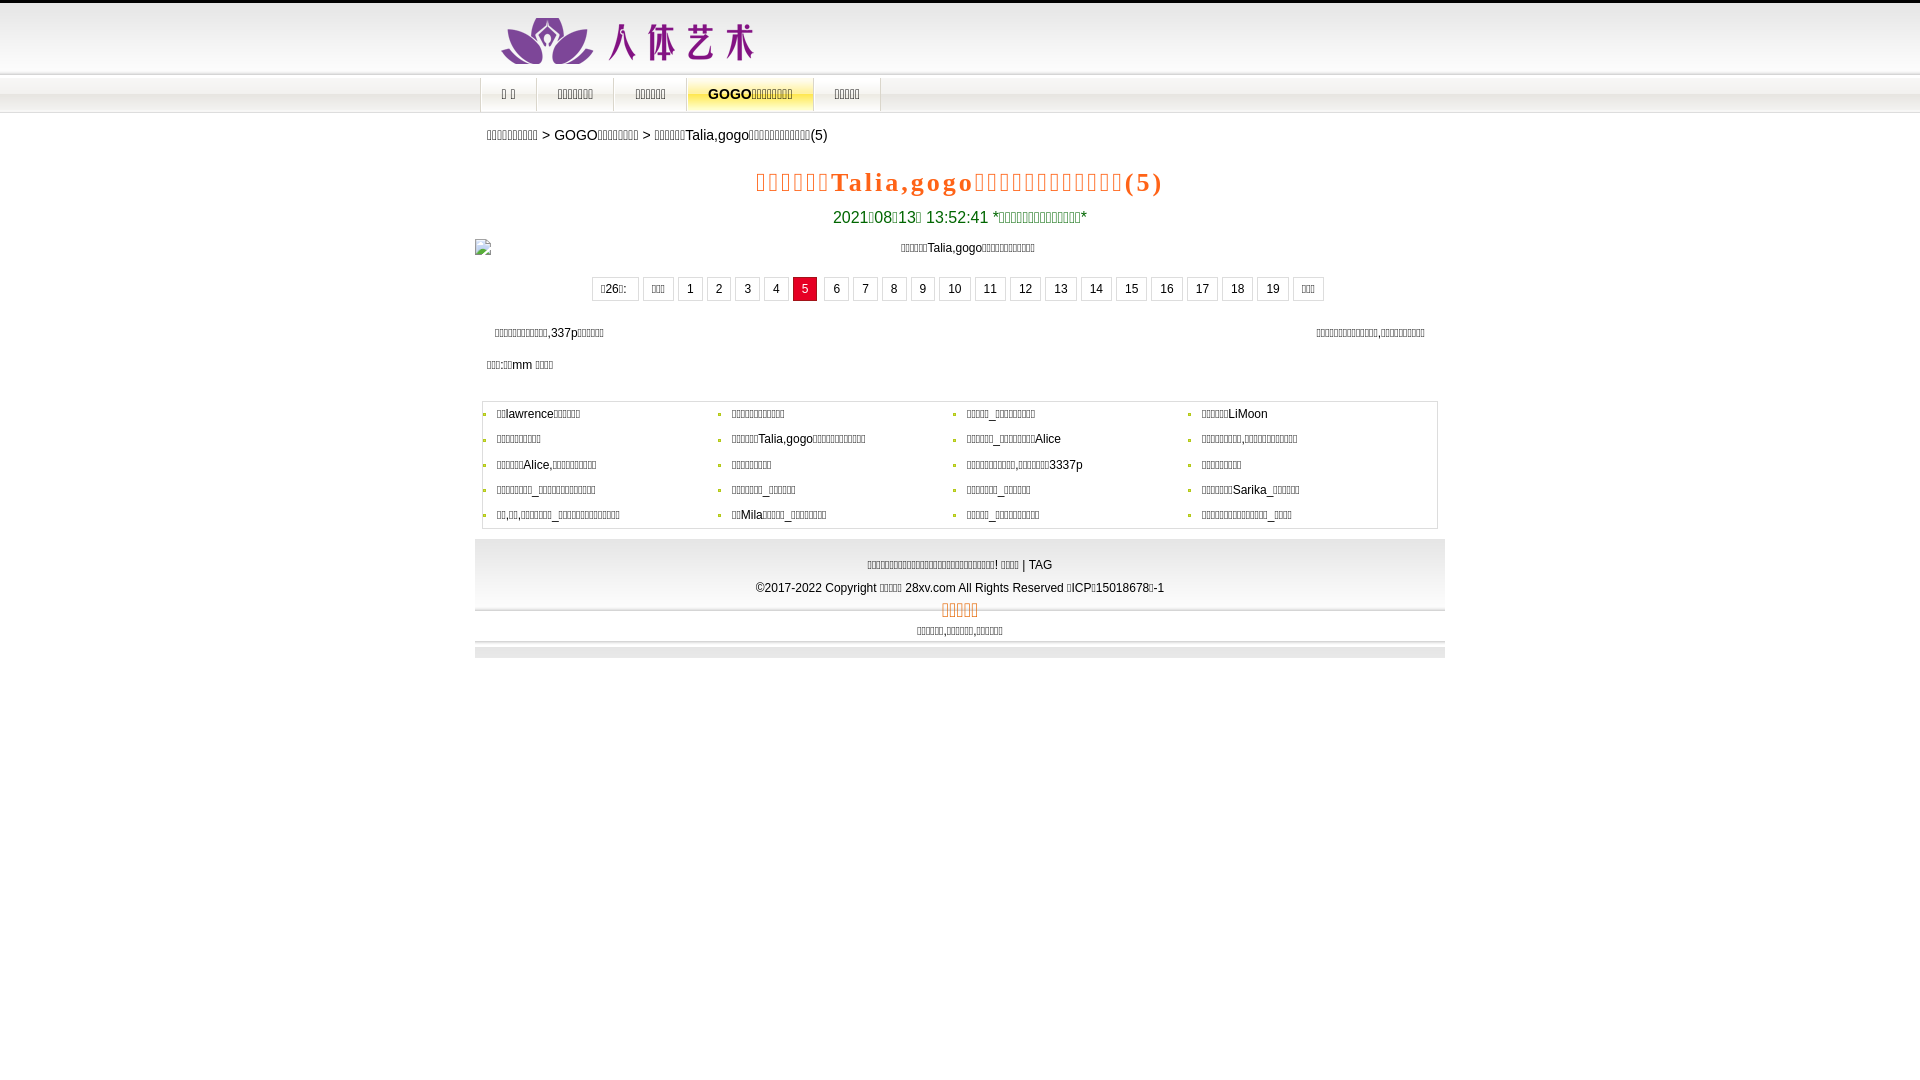 This screenshot has width=1920, height=1080. I want to click on '17', so click(1201, 289).